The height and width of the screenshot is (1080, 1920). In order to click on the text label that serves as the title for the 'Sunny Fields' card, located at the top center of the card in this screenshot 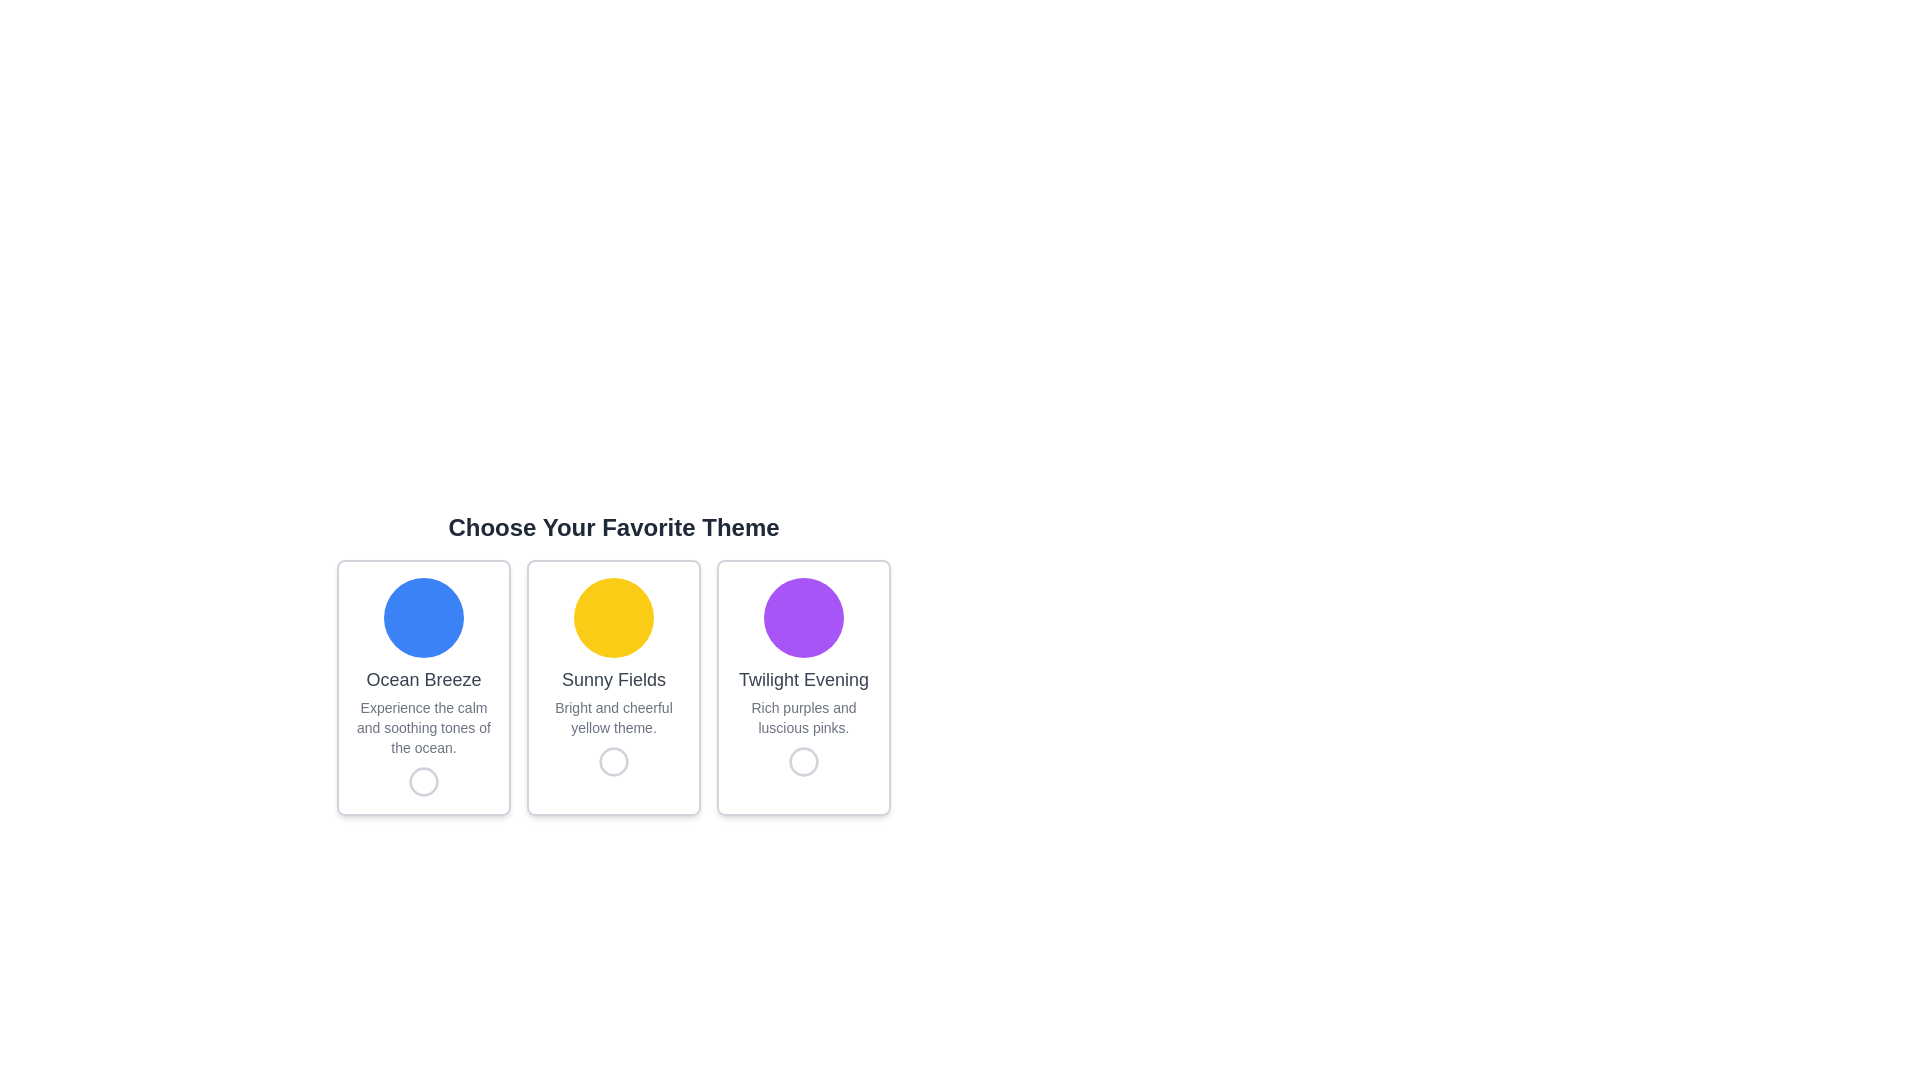, I will do `click(613, 678)`.